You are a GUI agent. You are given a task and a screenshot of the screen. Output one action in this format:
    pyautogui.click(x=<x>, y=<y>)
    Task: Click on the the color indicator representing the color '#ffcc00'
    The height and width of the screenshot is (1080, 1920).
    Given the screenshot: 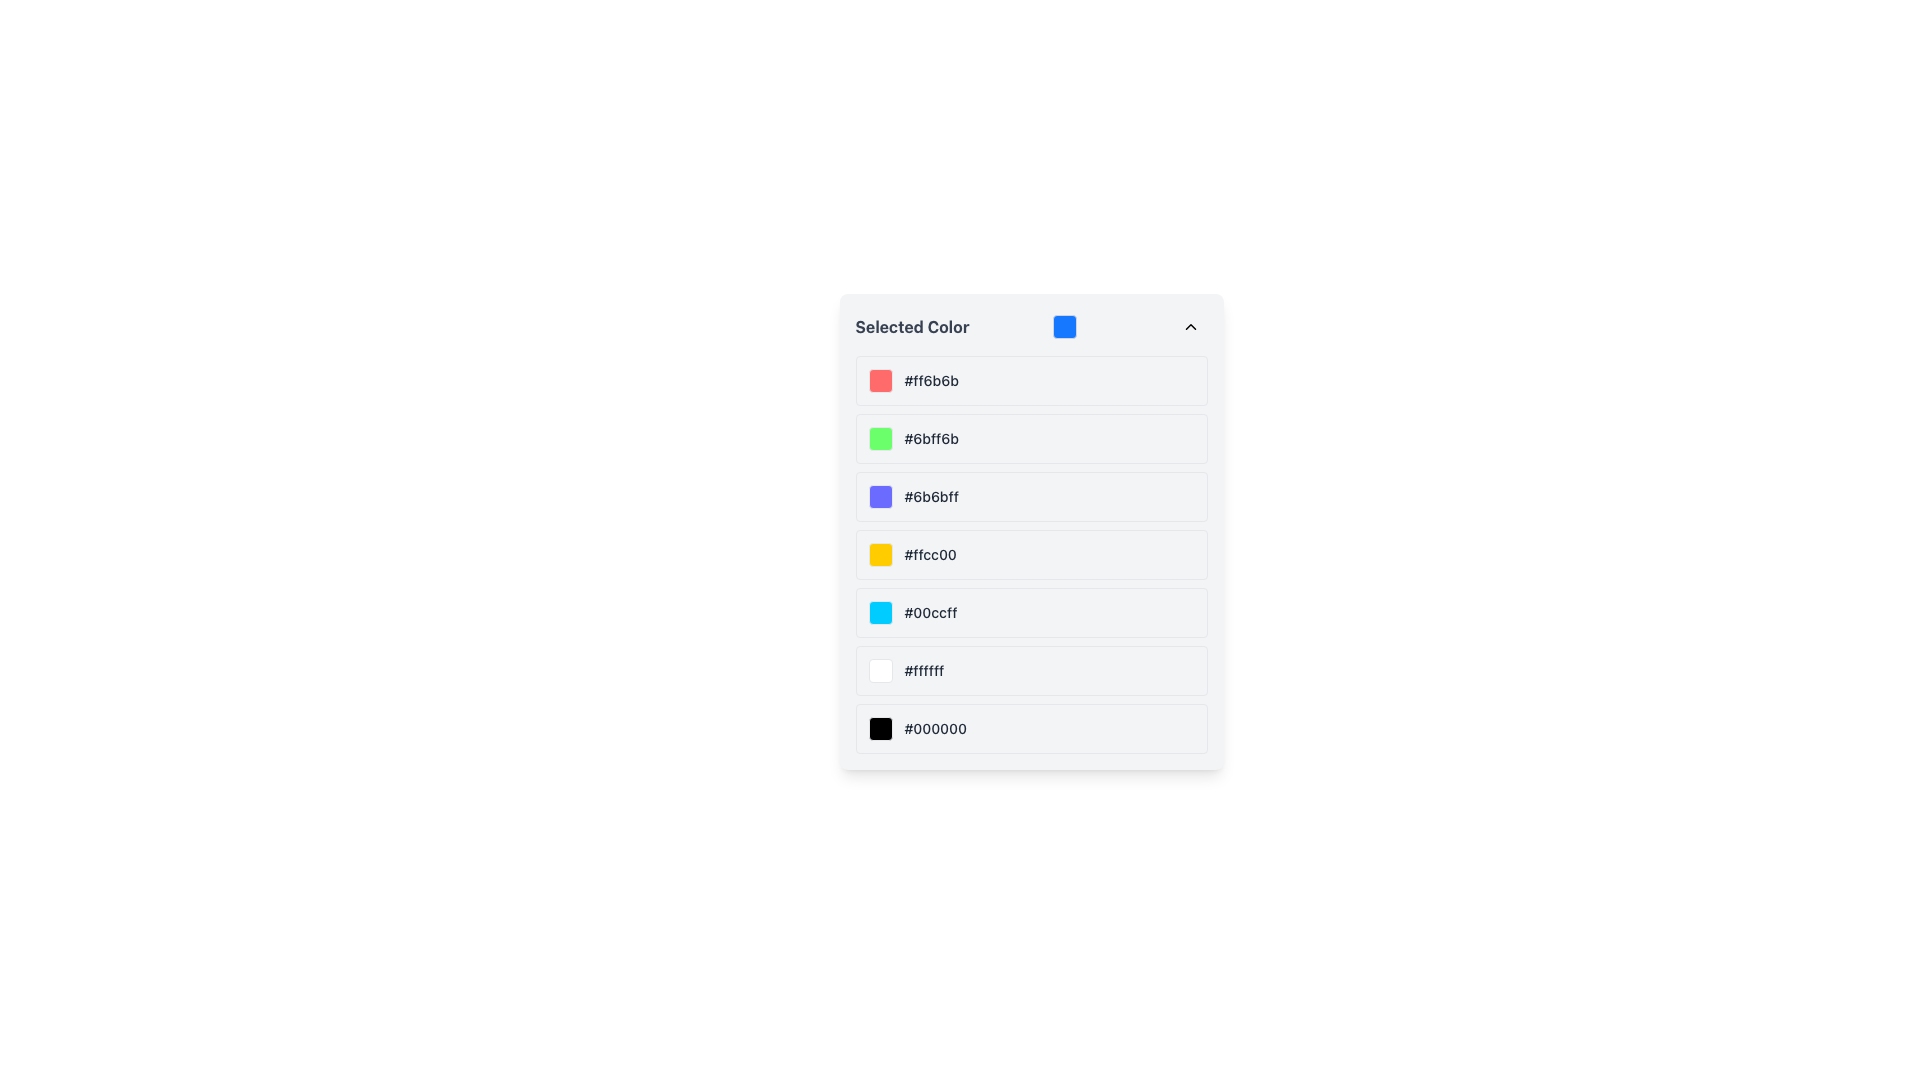 What is the action you would take?
    pyautogui.click(x=880, y=555)
    